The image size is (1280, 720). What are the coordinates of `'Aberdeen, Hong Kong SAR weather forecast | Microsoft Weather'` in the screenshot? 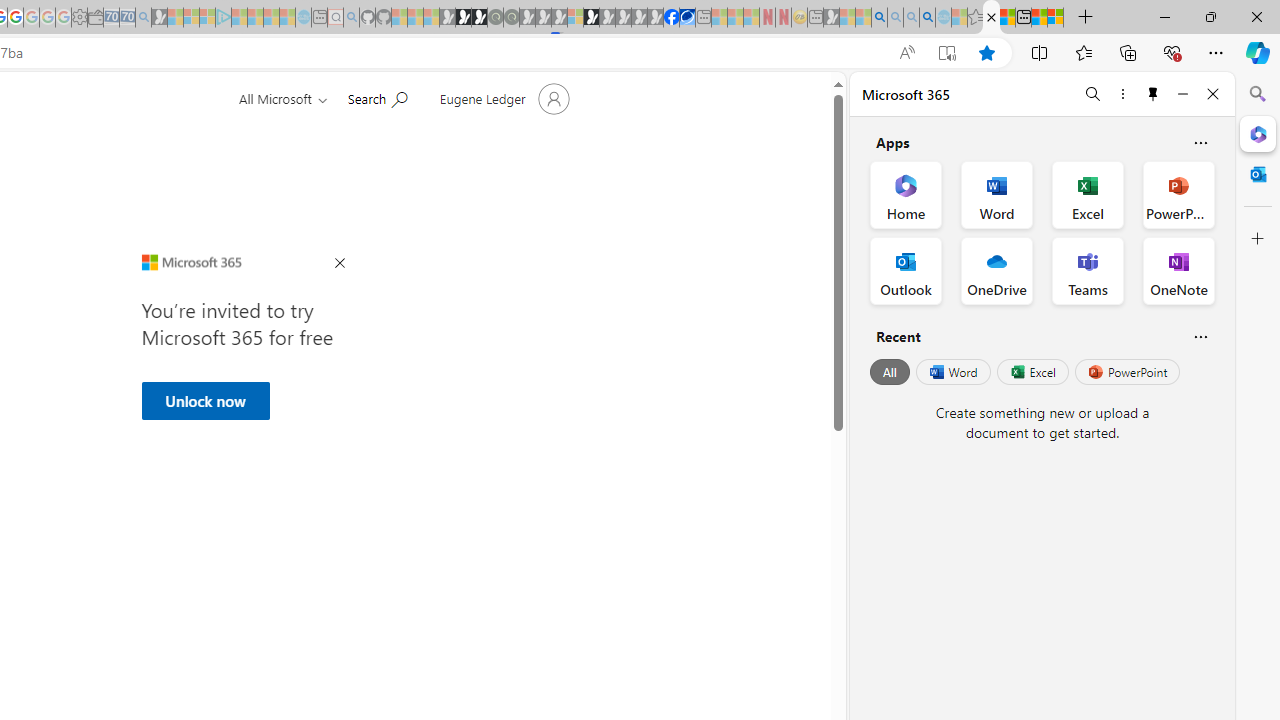 It's located at (1007, 17).